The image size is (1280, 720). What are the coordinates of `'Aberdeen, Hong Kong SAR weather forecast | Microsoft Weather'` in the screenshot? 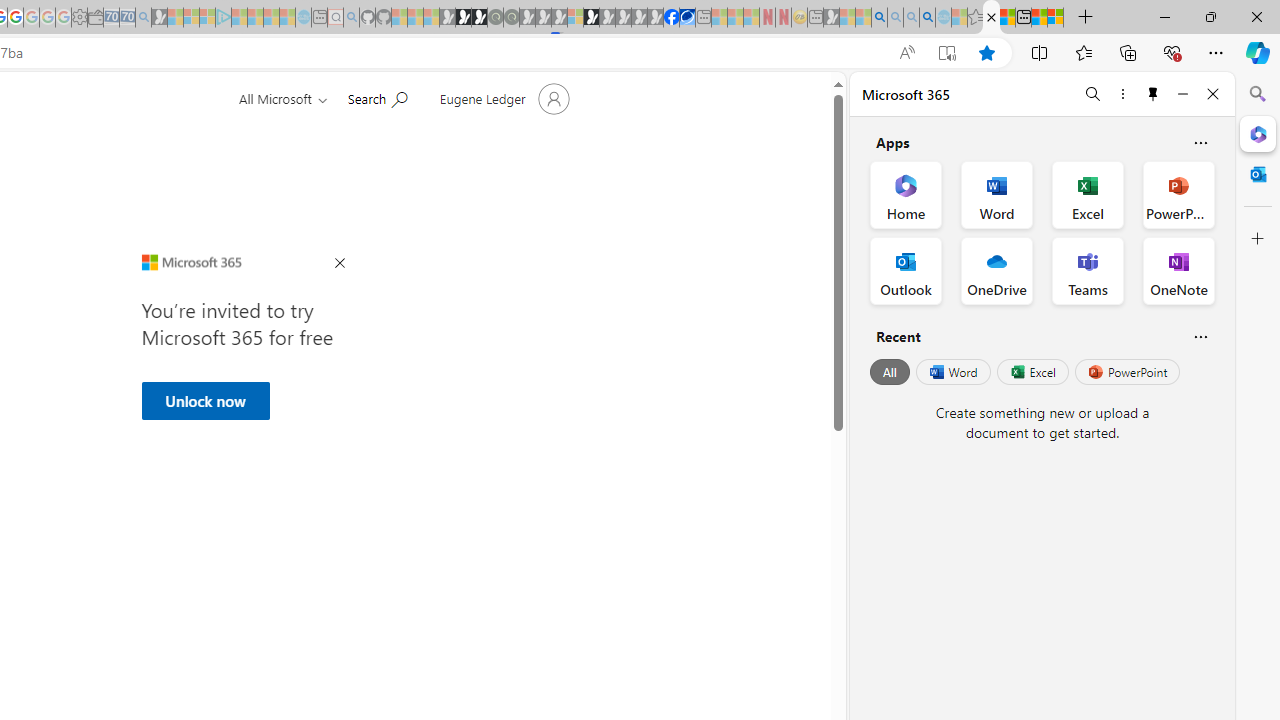 It's located at (1007, 17).